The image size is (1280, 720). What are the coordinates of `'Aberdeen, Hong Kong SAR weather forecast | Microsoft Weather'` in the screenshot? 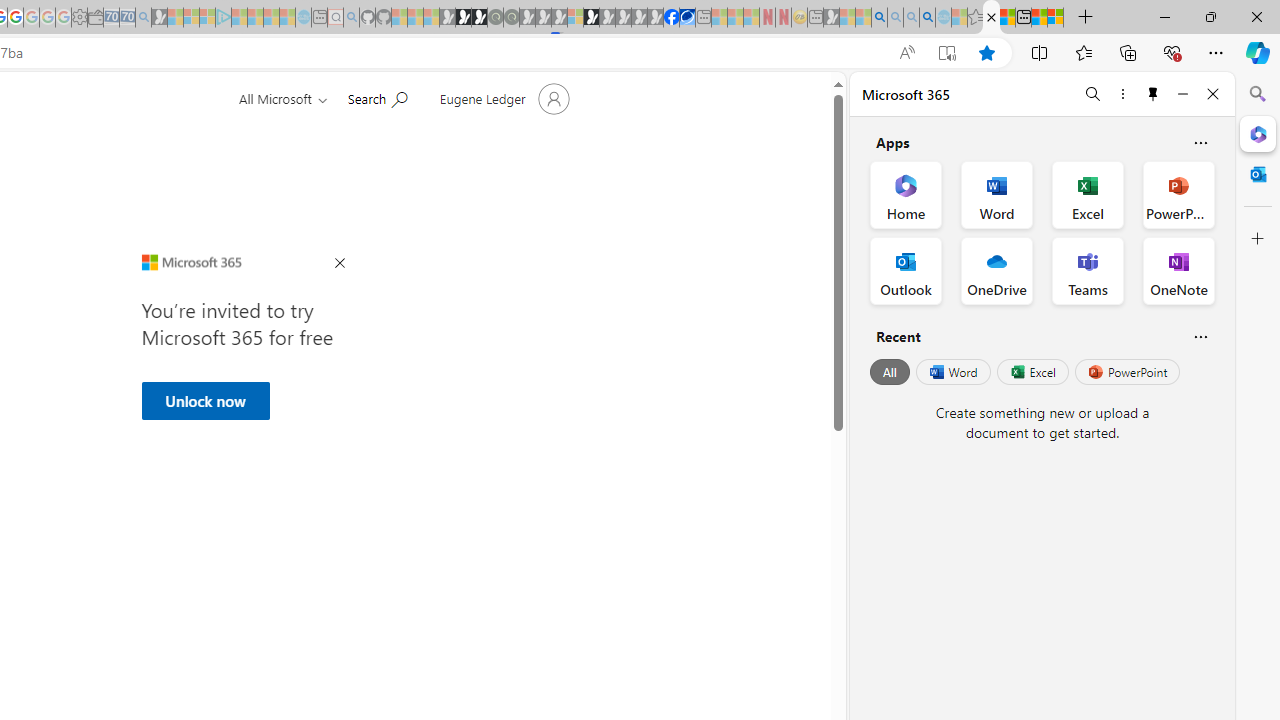 It's located at (1007, 17).